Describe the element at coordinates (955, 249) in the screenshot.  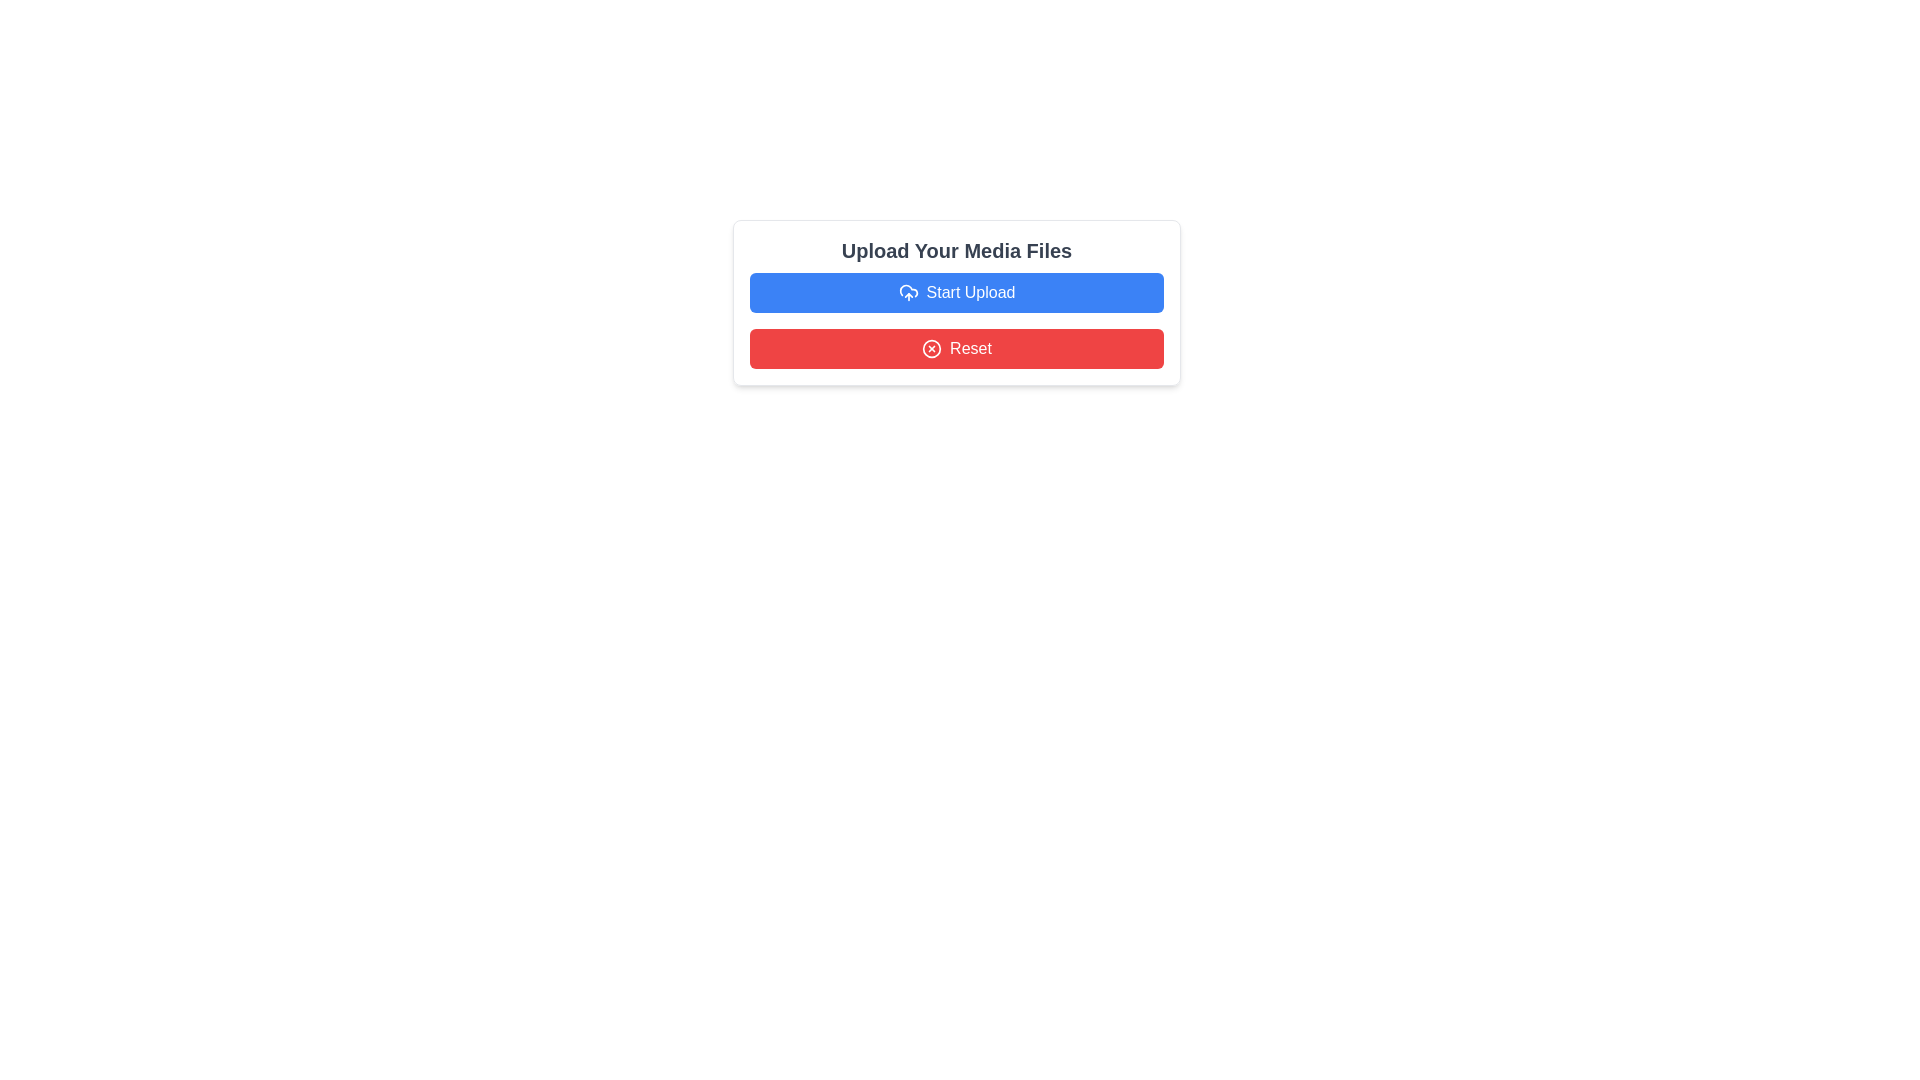
I see `the static text heading that serves as a descriptive heading for the media upload interface` at that location.